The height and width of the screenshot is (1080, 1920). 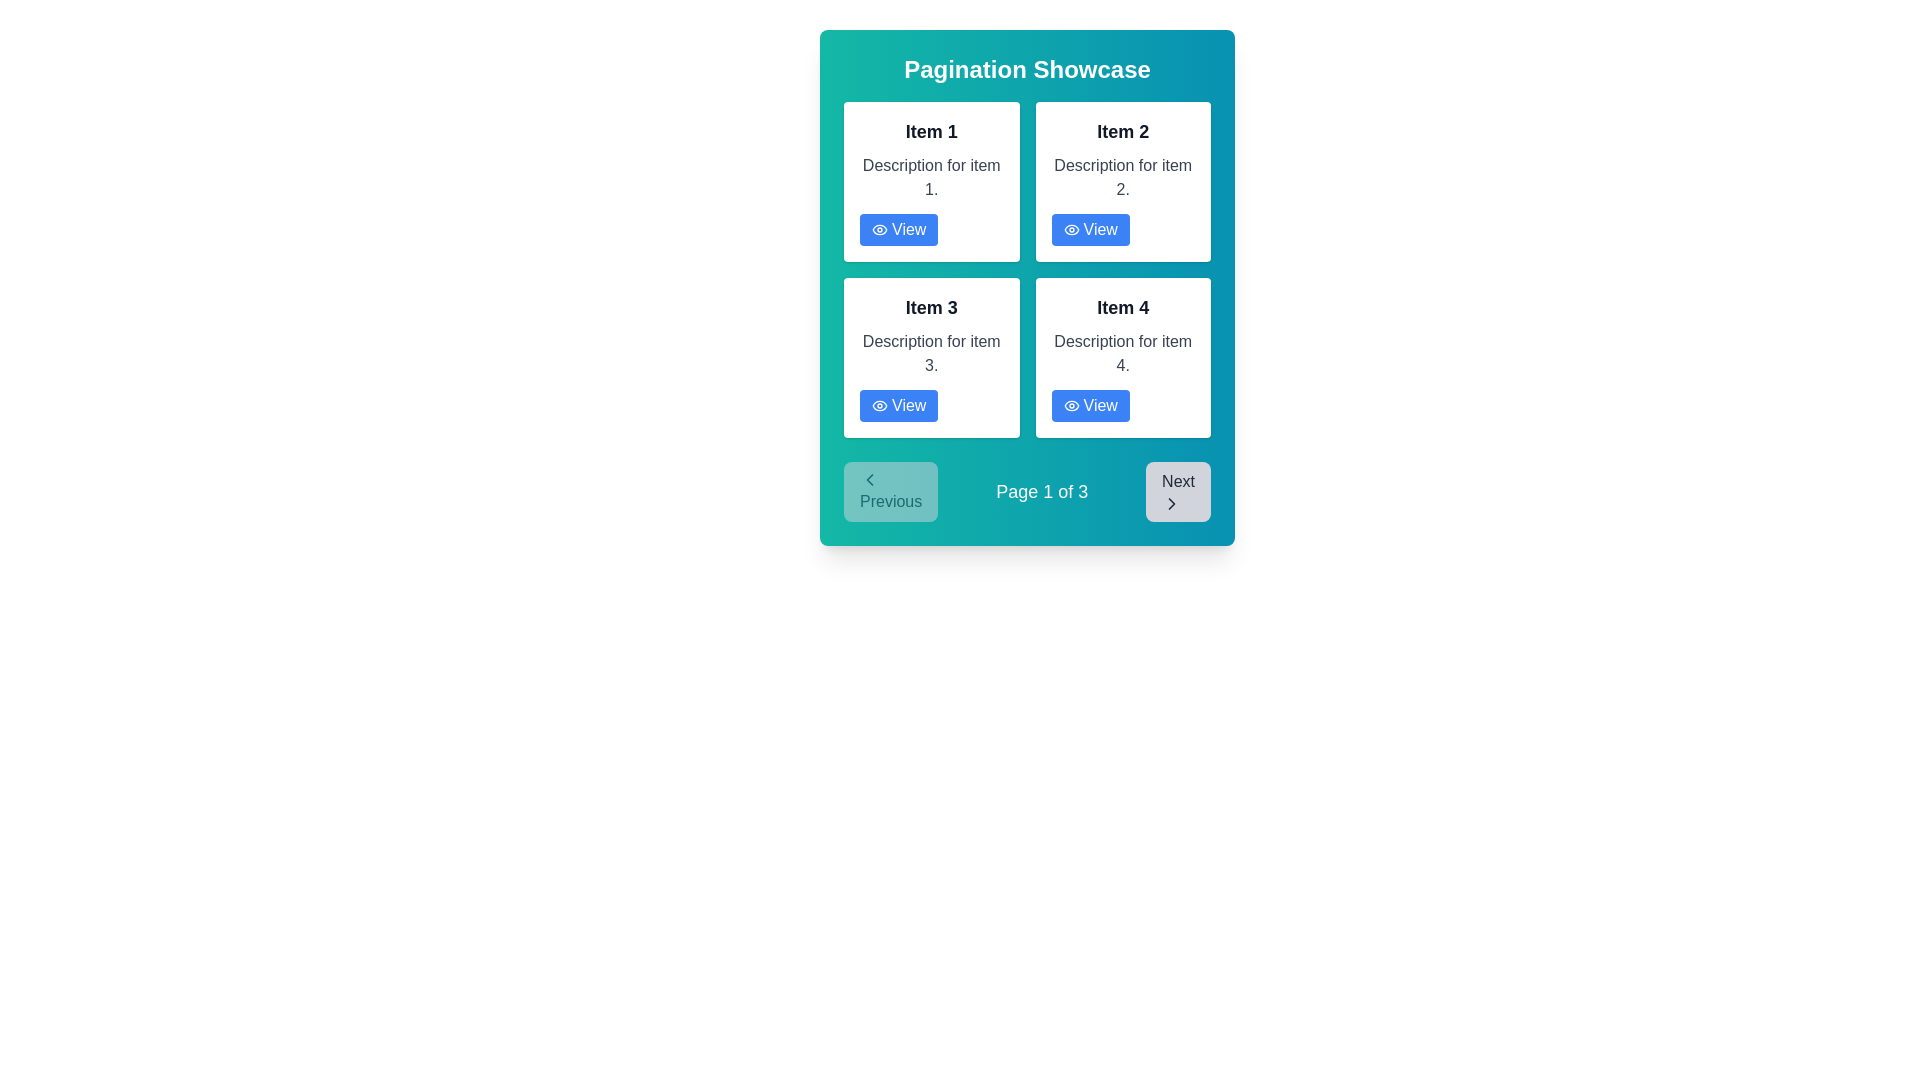 What do you see at coordinates (1123, 357) in the screenshot?
I see `the Card item in the bottom-right corner of the grid layout` at bounding box center [1123, 357].